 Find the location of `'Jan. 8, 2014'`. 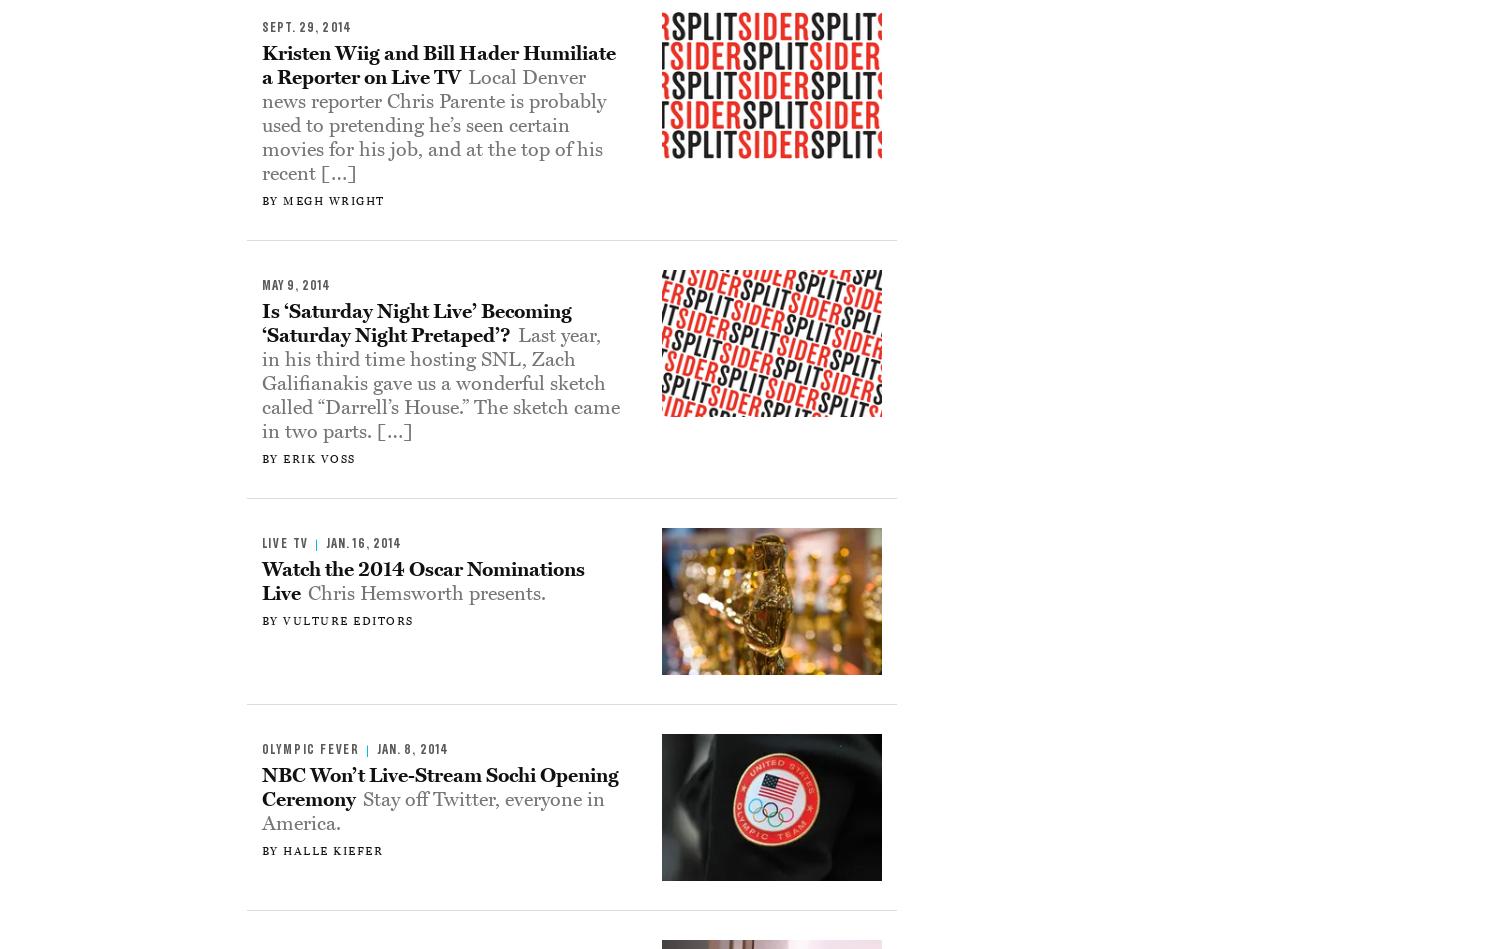

'Jan. 8, 2014' is located at coordinates (411, 749).